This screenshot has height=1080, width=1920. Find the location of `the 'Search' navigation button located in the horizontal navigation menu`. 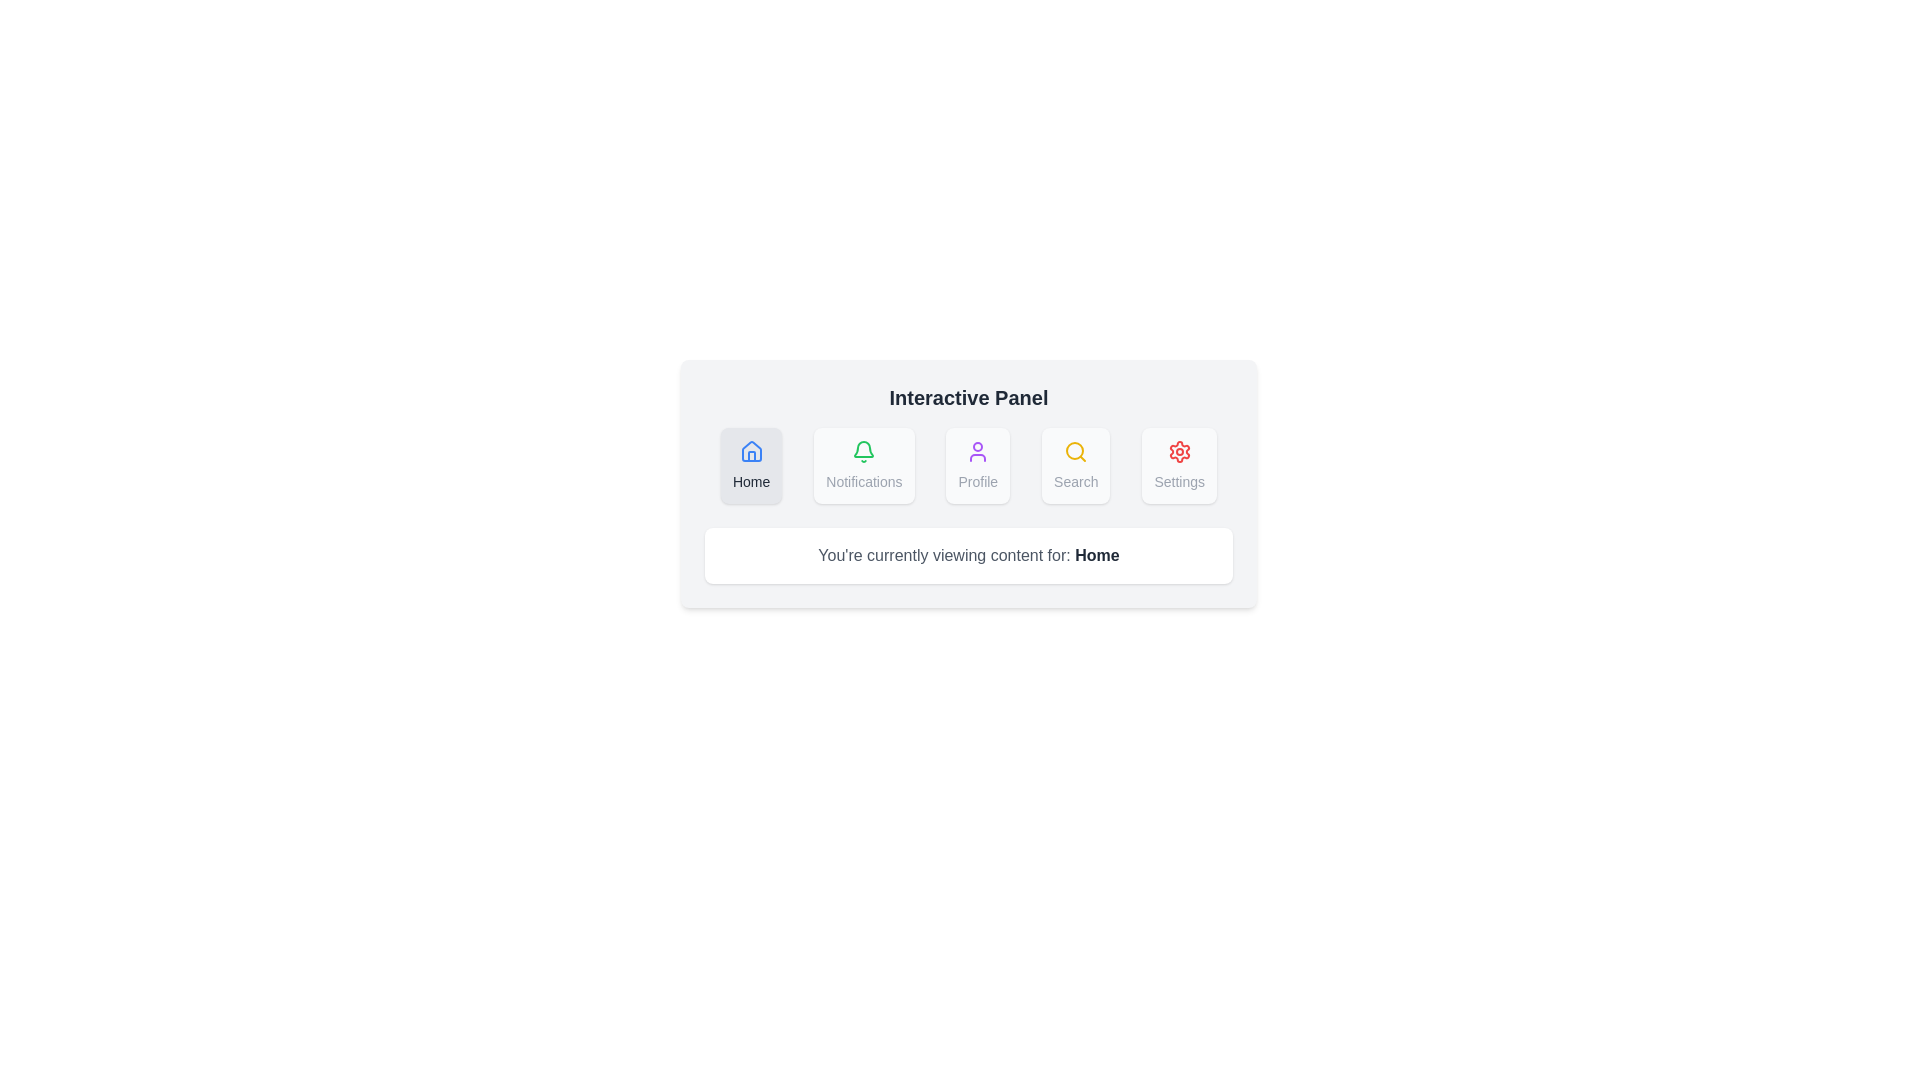

the 'Search' navigation button located in the horizontal navigation menu is located at coordinates (1075, 466).